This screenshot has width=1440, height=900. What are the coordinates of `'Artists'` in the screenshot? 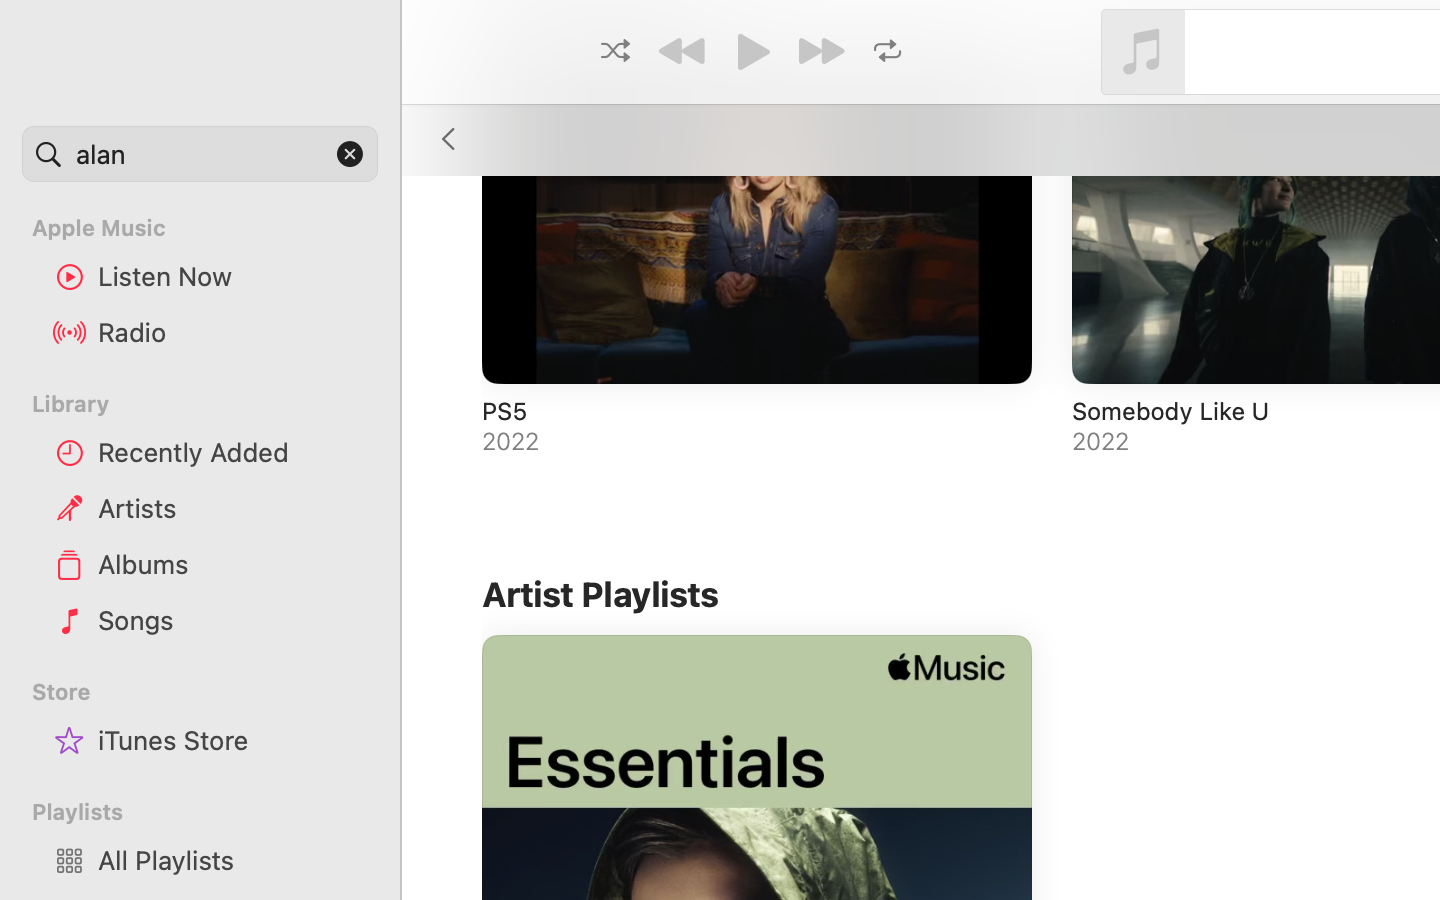 It's located at (230, 506).